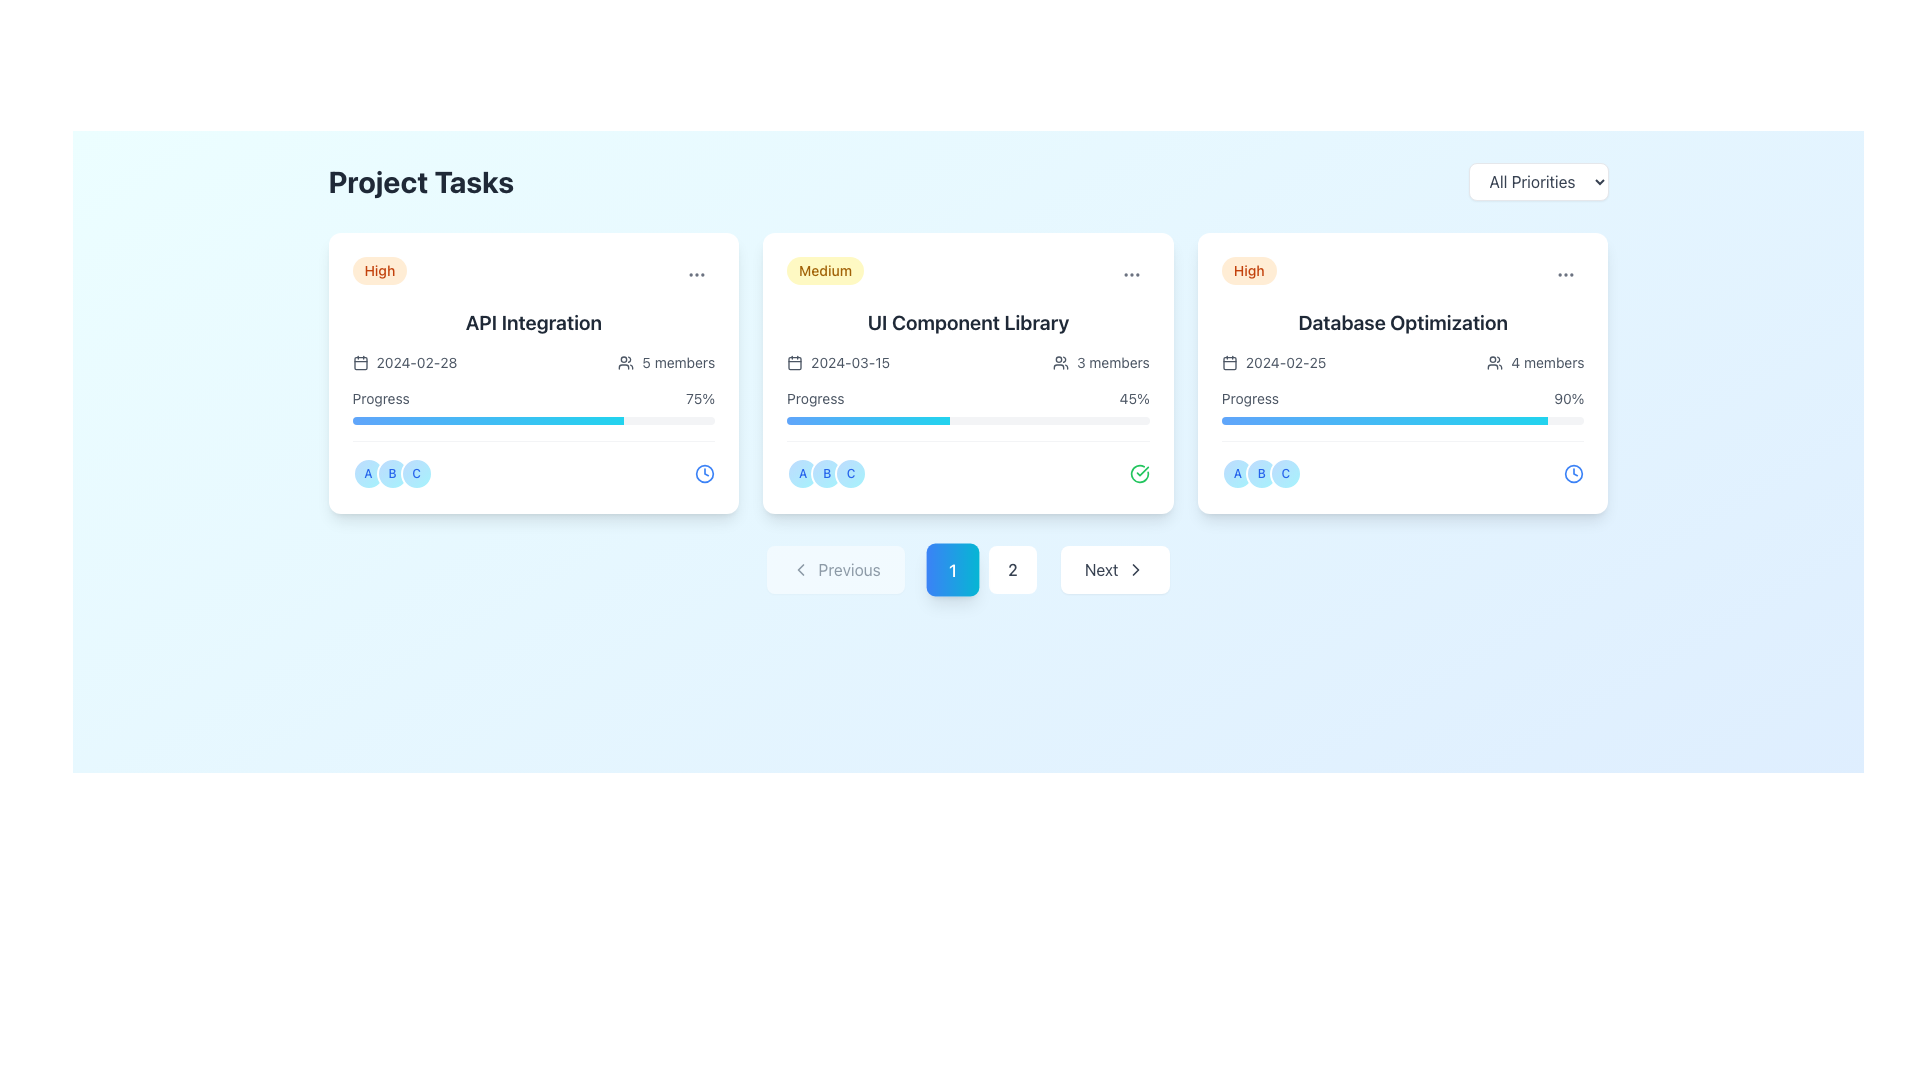 Image resolution: width=1920 pixels, height=1080 pixels. What do you see at coordinates (968, 406) in the screenshot?
I see `the progress value of the Progress bar titled 'Progress' that displays '45%' within the 'UI Component Library' card` at bounding box center [968, 406].